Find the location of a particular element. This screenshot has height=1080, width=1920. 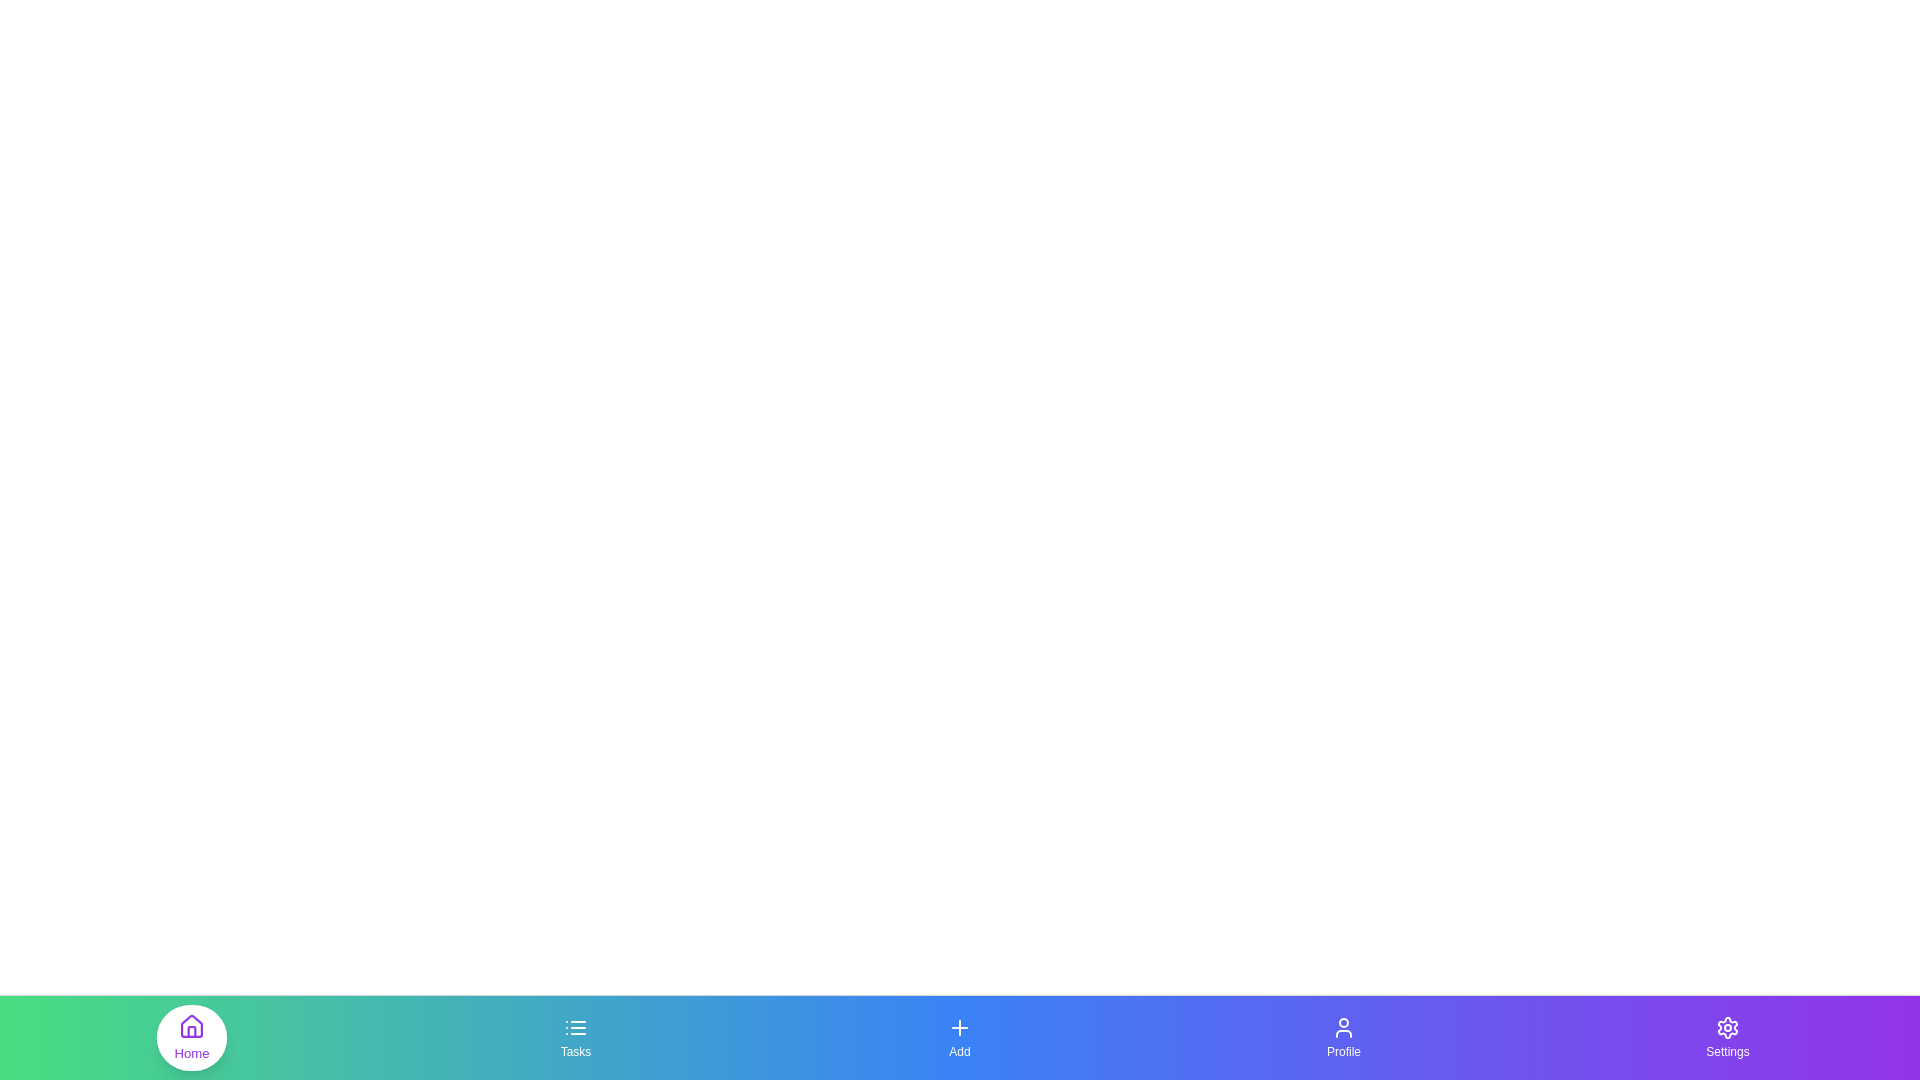

the text label Add under the respective icon in the bottom navigation is located at coordinates (960, 1051).